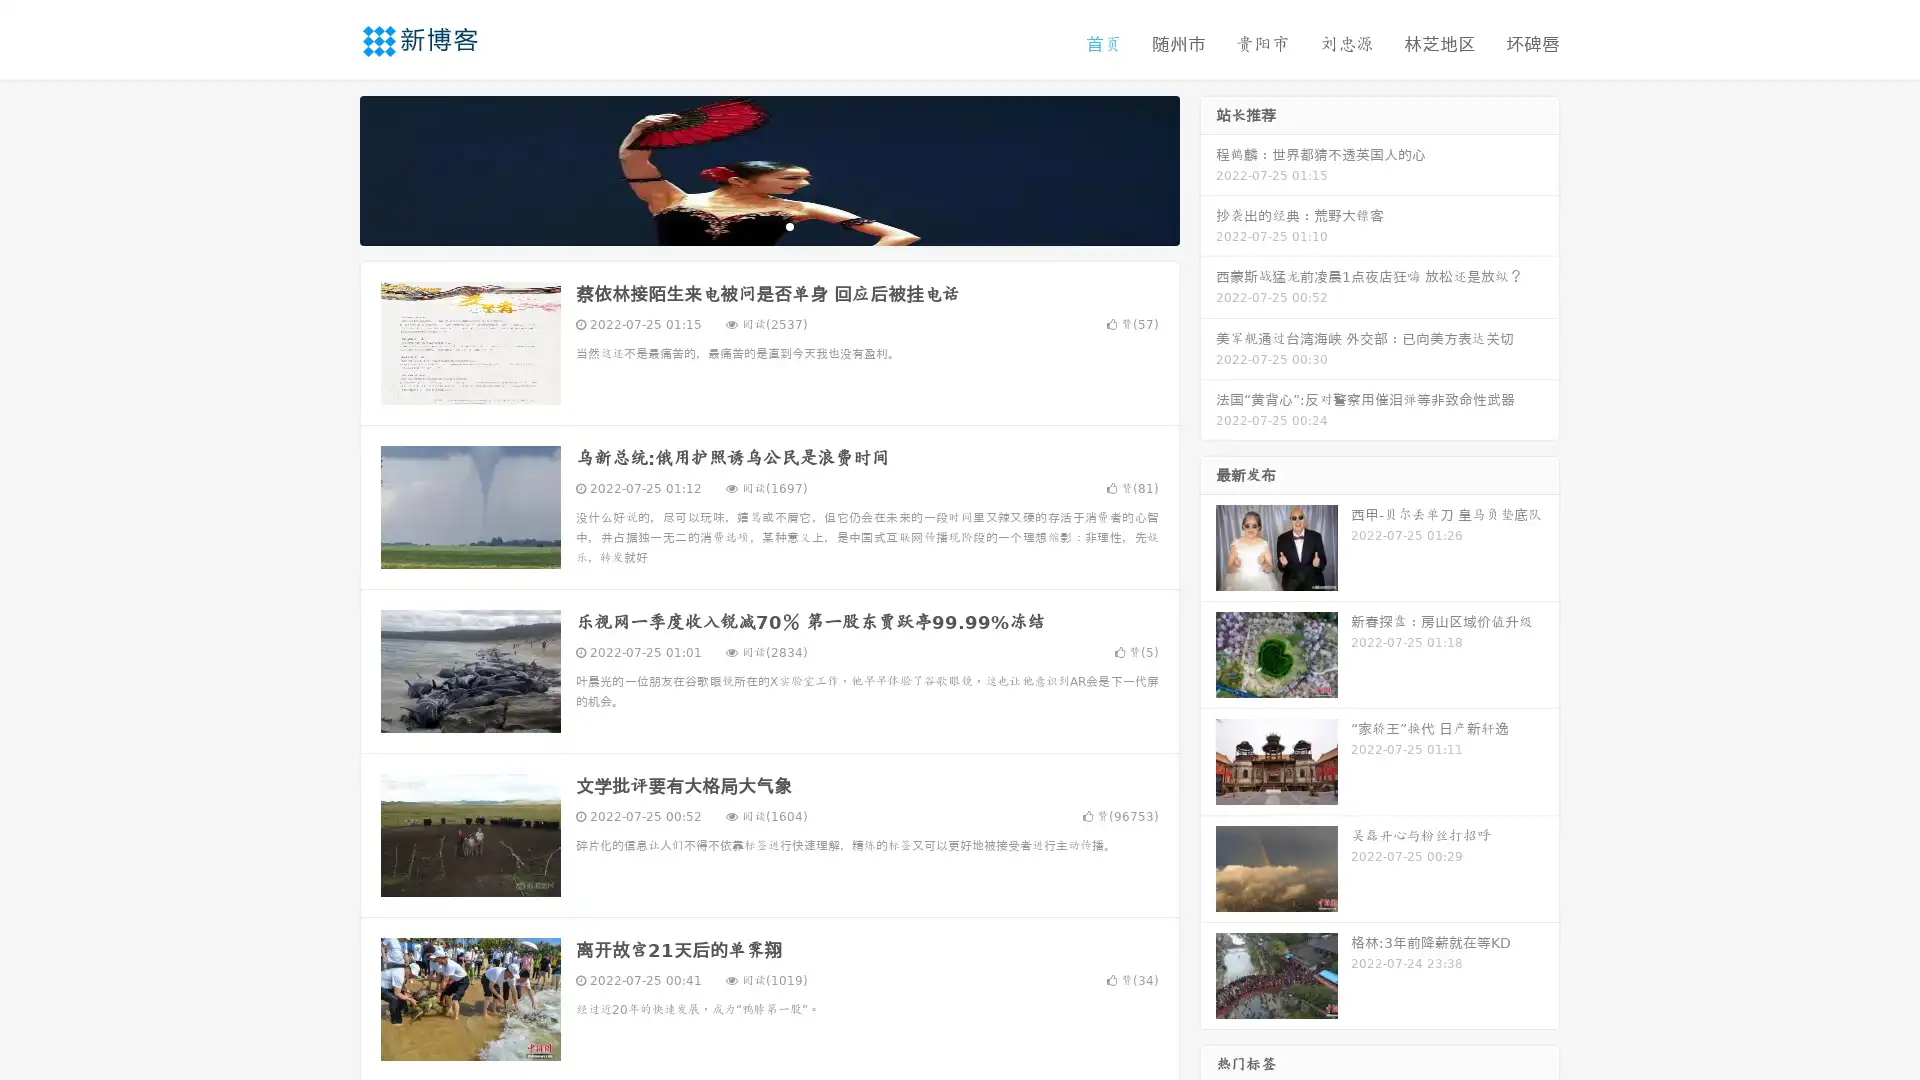 The height and width of the screenshot is (1080, 1920). What do you see at coordinates (748, 225) in the screenshot?
I see `Go to slide 1` at bounding box center [748, 225].